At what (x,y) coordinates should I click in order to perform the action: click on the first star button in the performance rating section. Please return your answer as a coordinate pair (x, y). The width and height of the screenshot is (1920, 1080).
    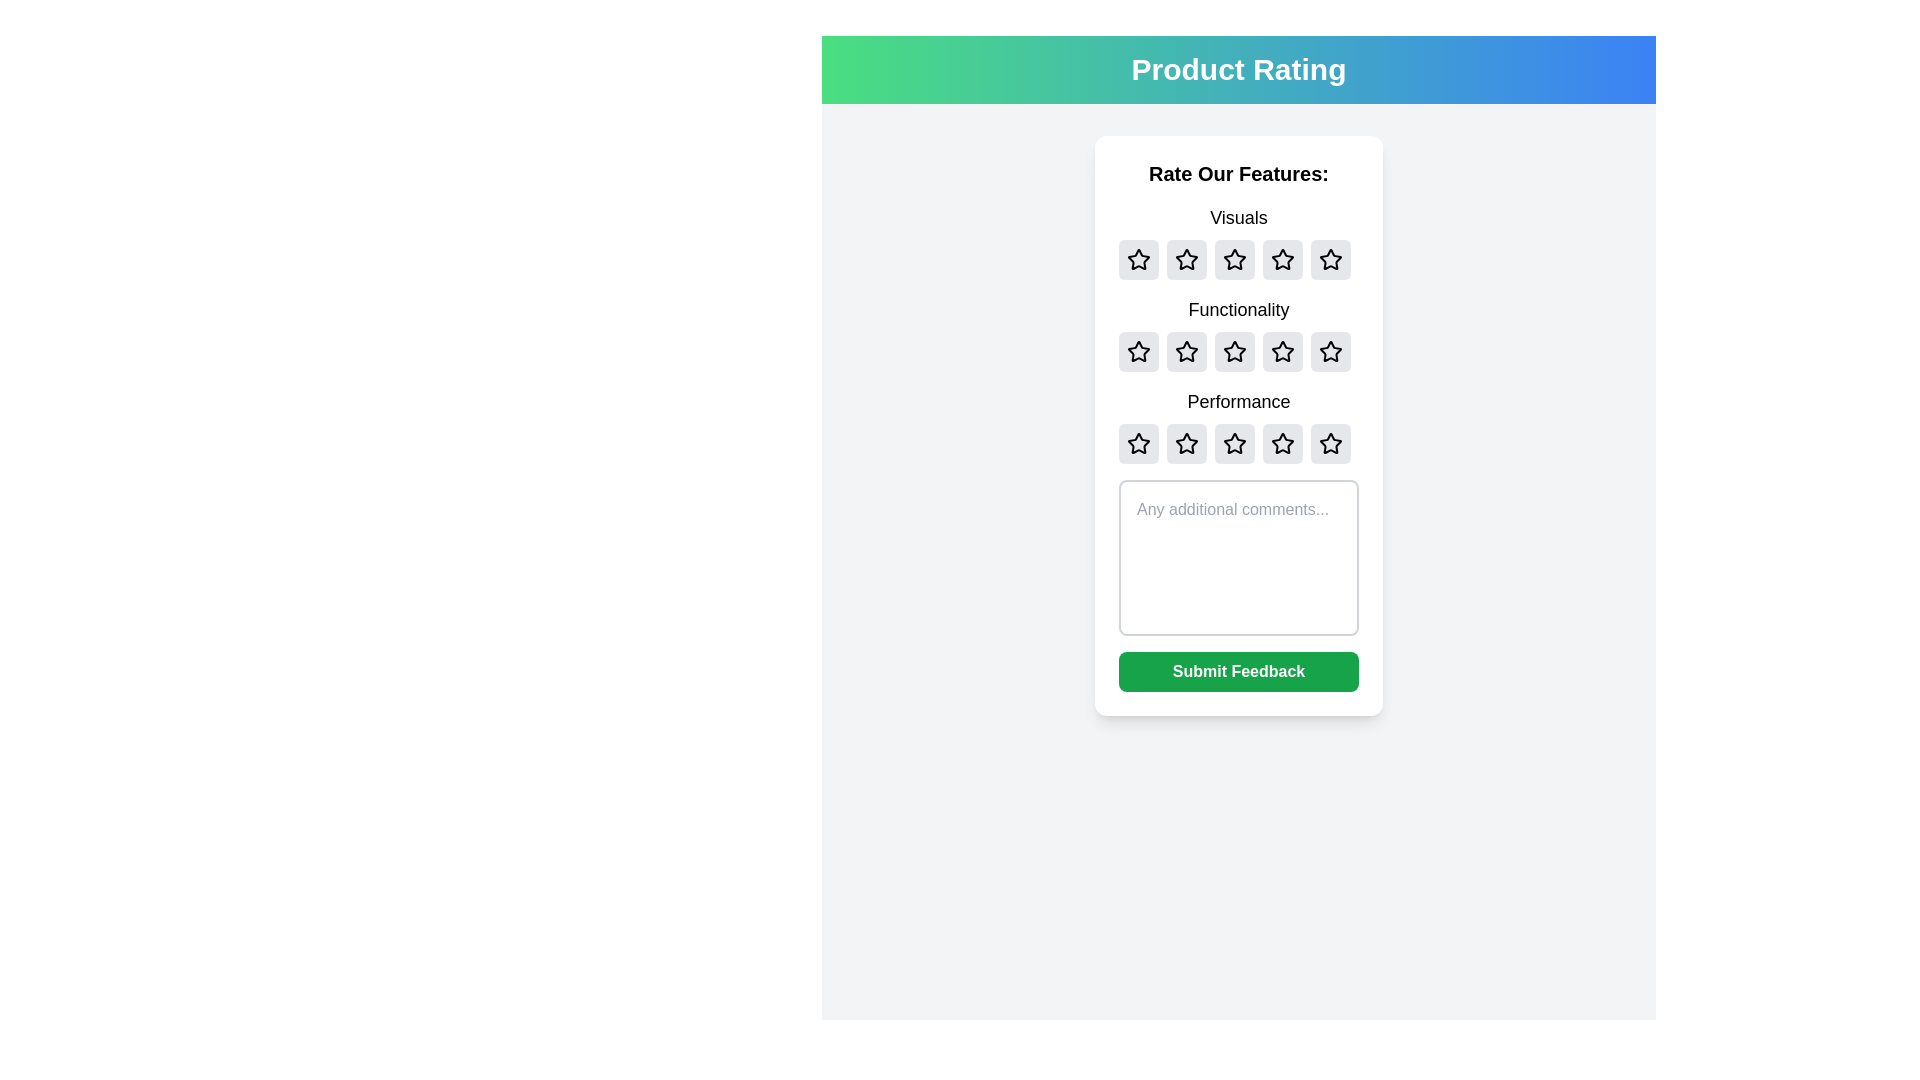
    Looking at the image, I should click on (1138, 442).